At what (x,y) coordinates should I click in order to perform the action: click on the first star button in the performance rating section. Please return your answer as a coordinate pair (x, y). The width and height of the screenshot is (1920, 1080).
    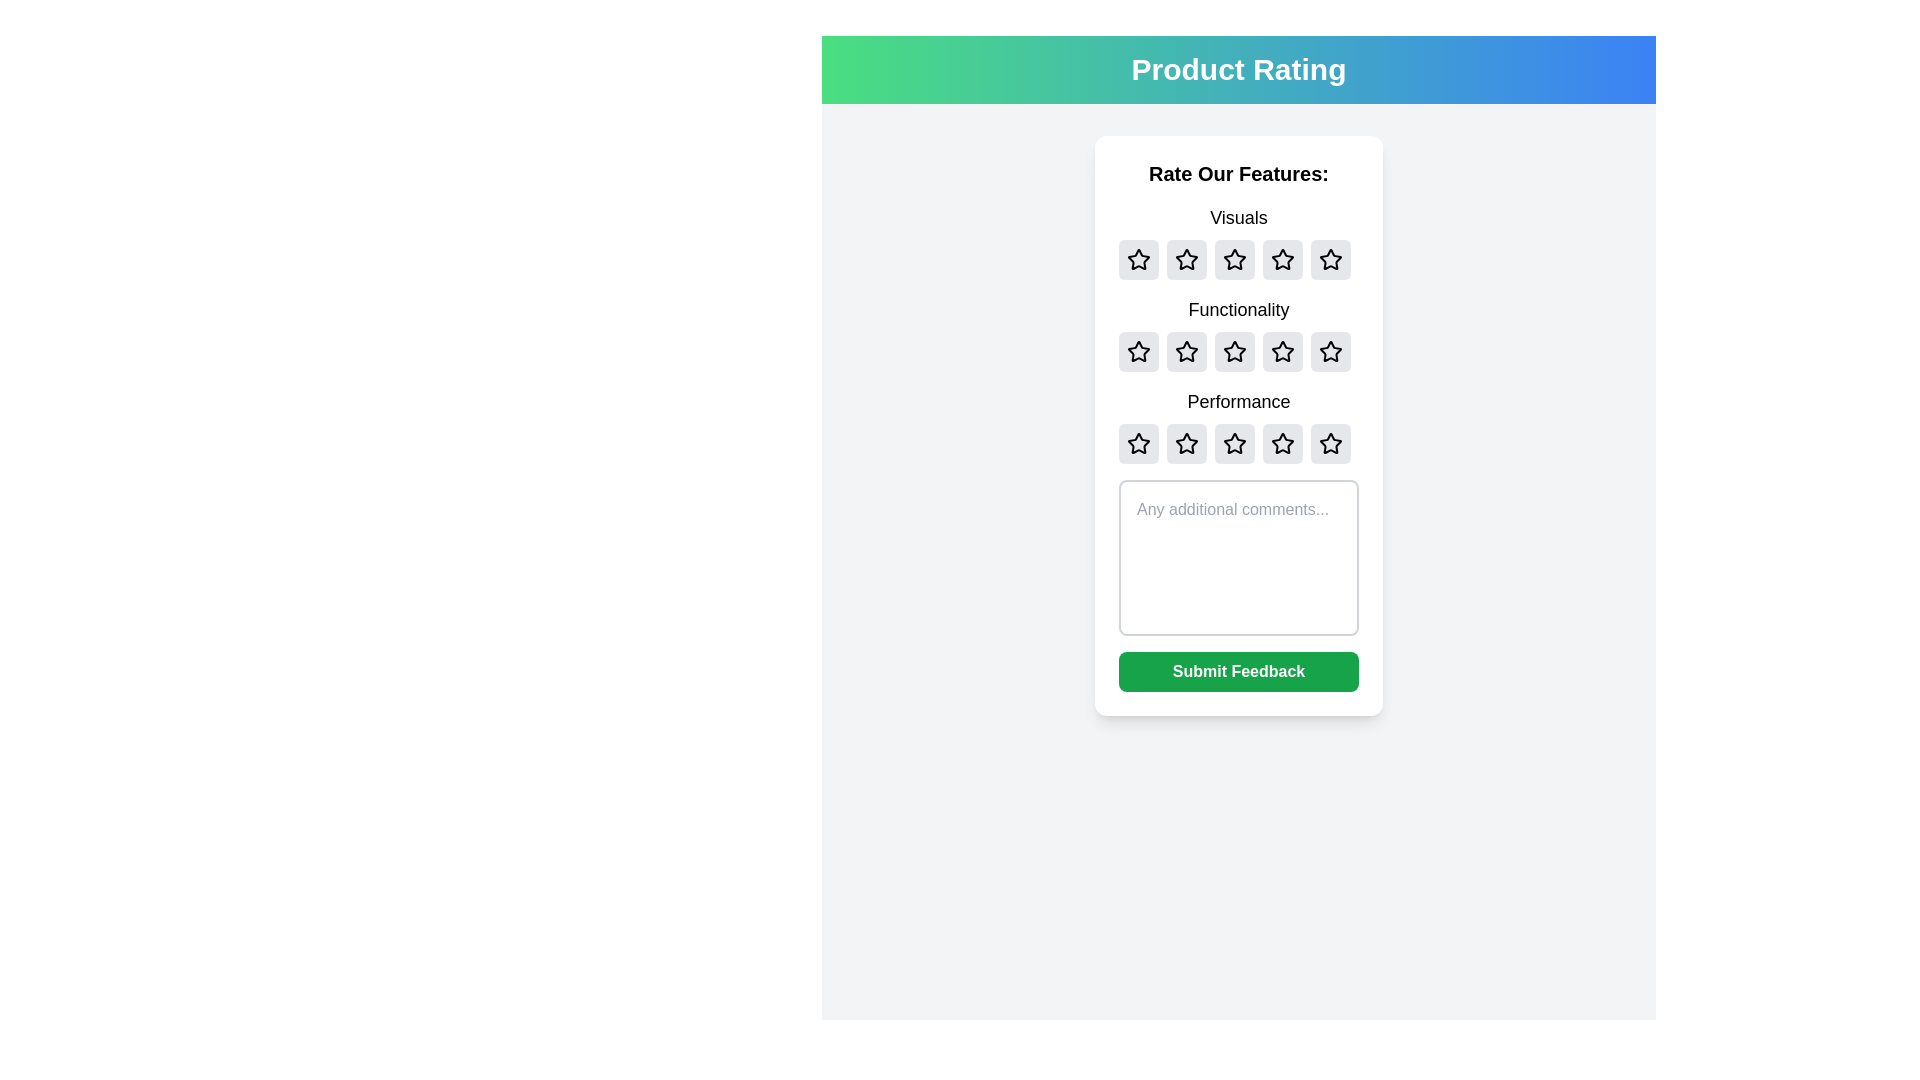
    Looking at the image, I should click on (1138, 442).